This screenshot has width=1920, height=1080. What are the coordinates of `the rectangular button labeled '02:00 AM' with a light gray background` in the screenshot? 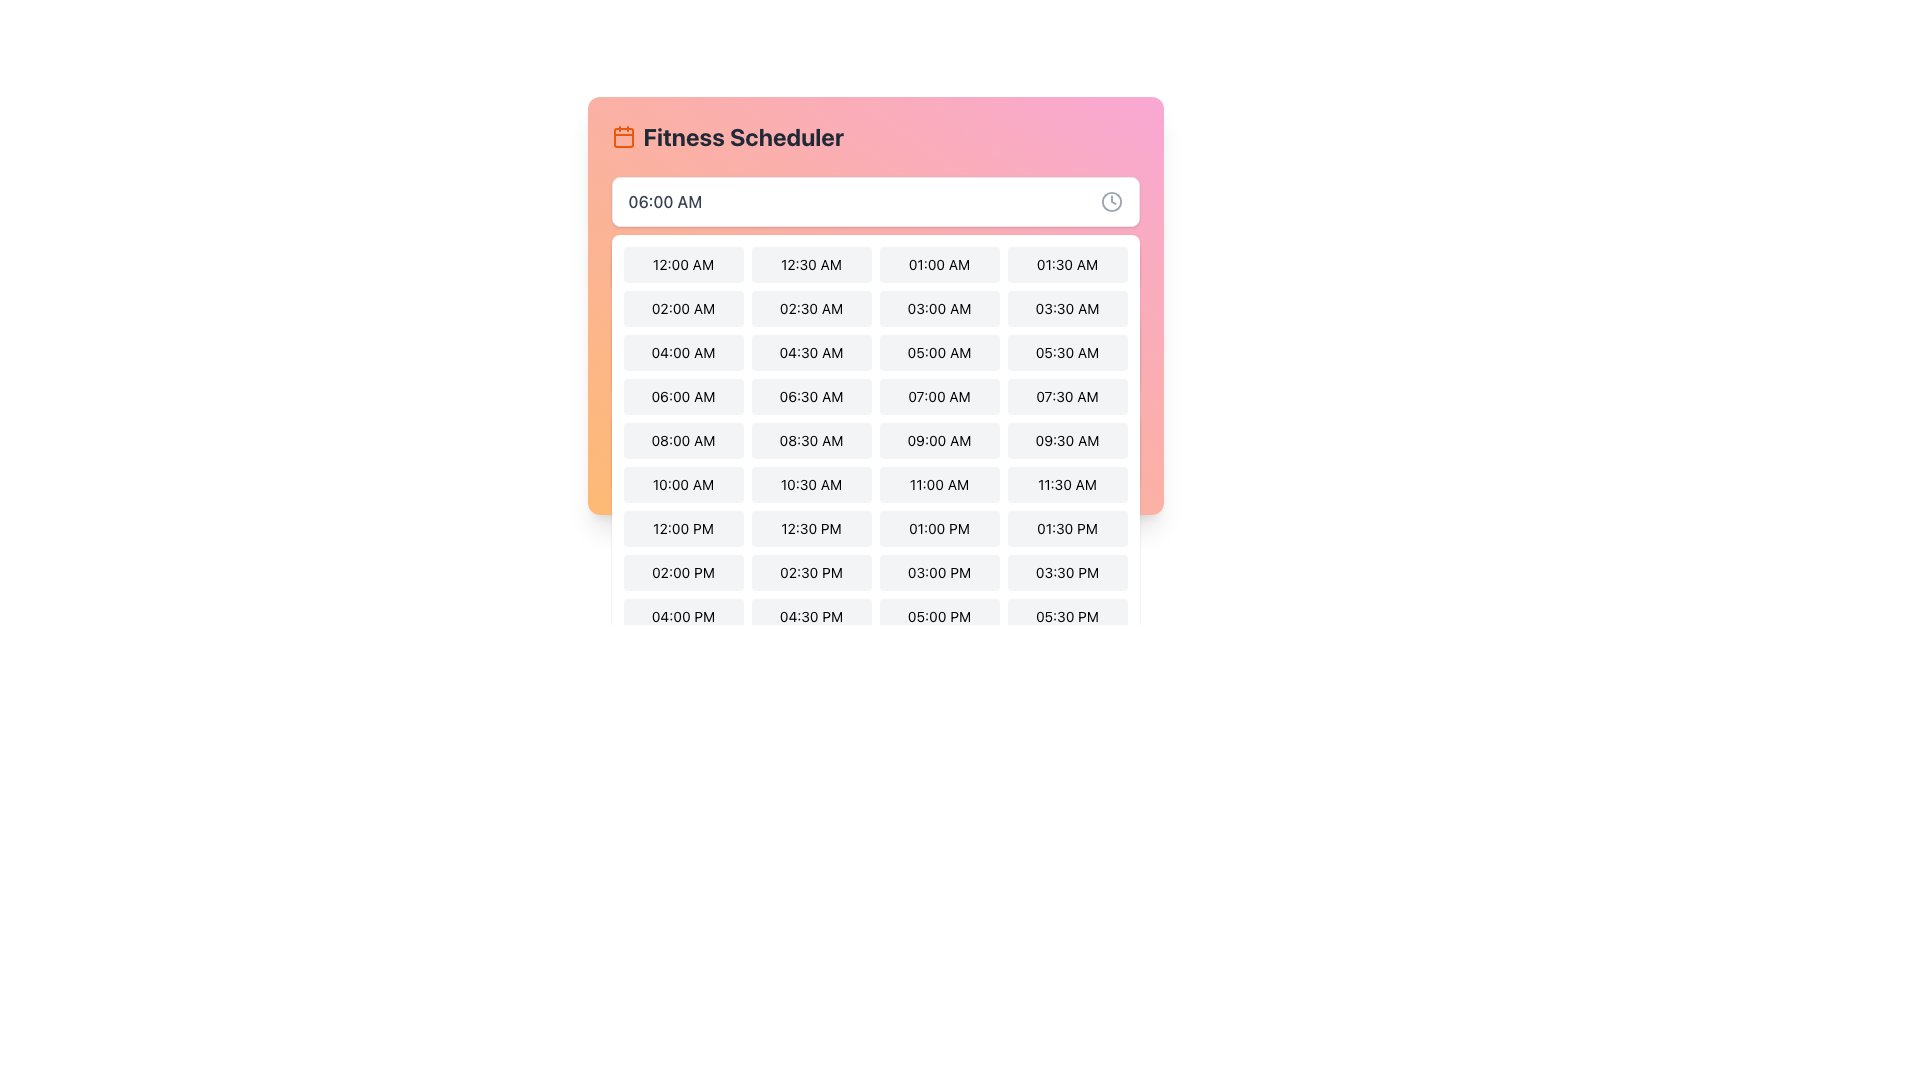 It's located at (683, 308).